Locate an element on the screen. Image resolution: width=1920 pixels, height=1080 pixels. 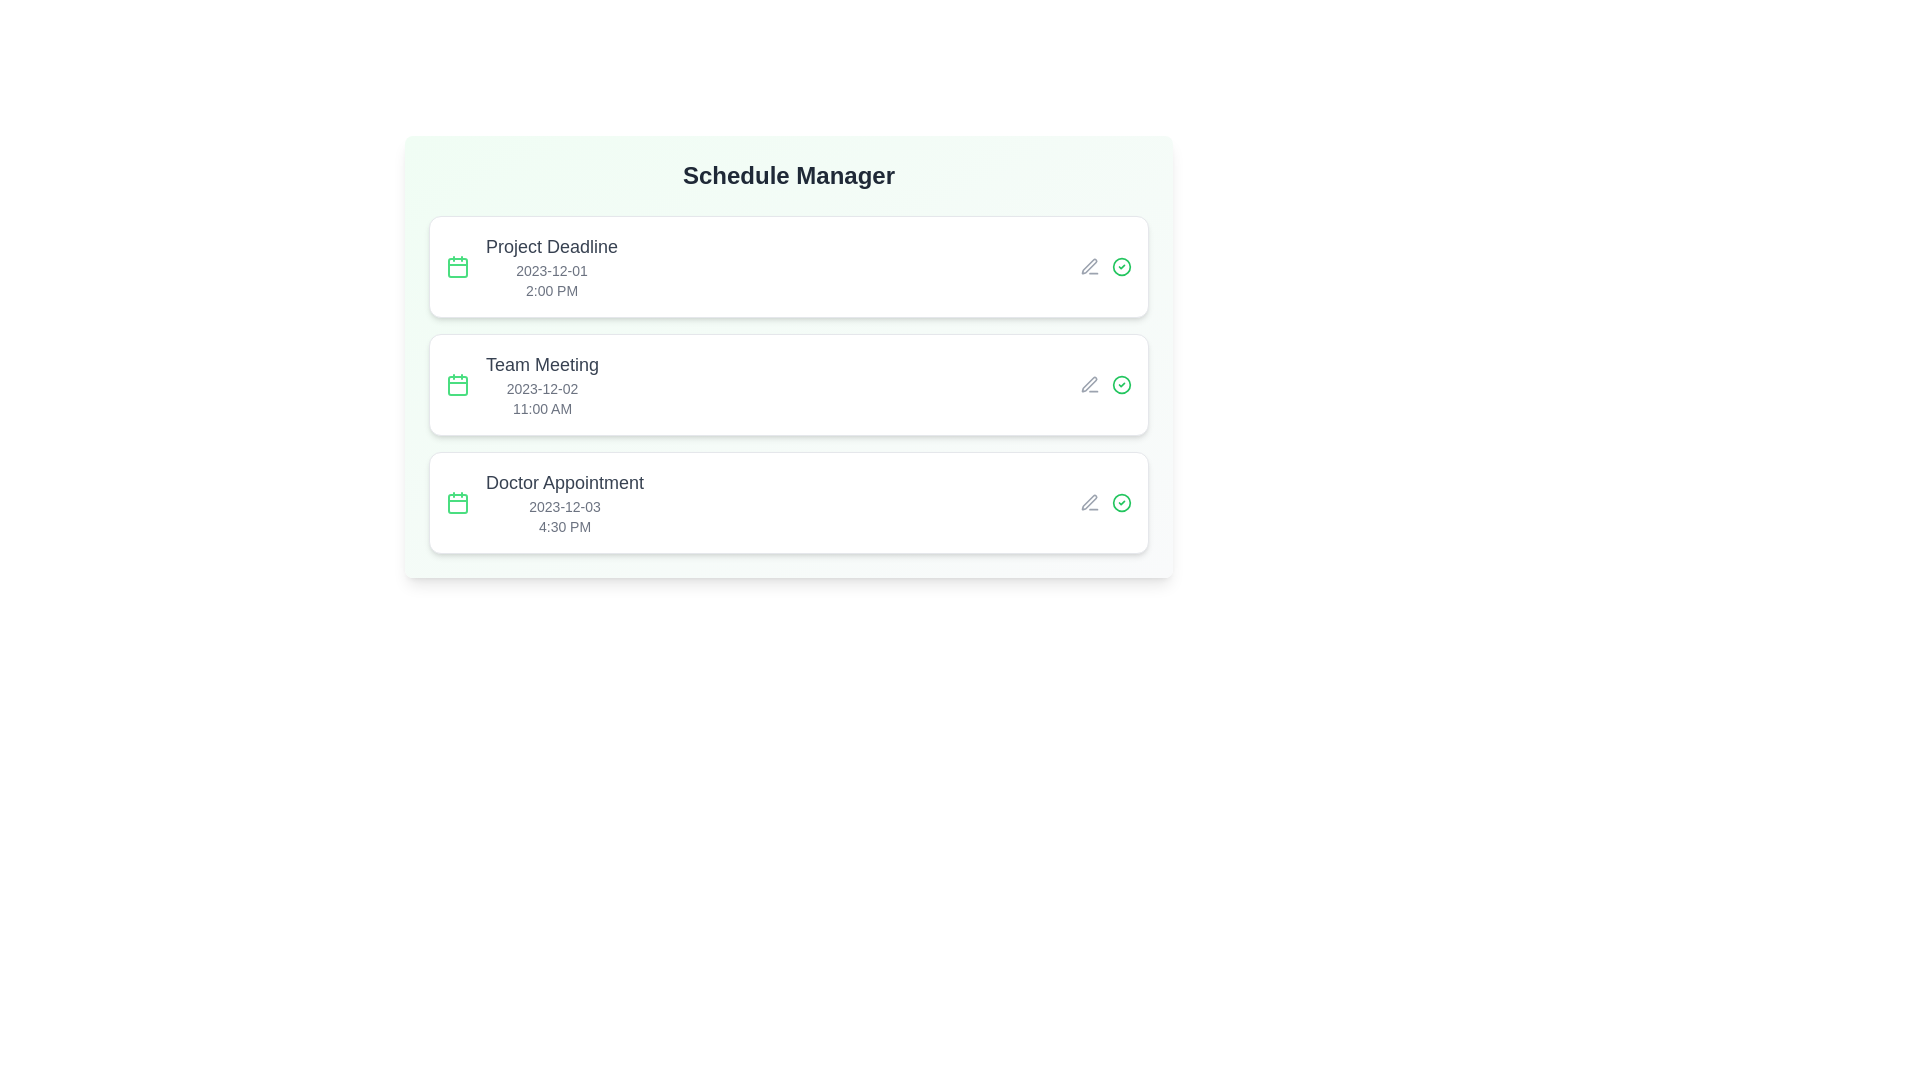
the event titled 'Project Deadline' to view its details is located at coordinates (787, 265).